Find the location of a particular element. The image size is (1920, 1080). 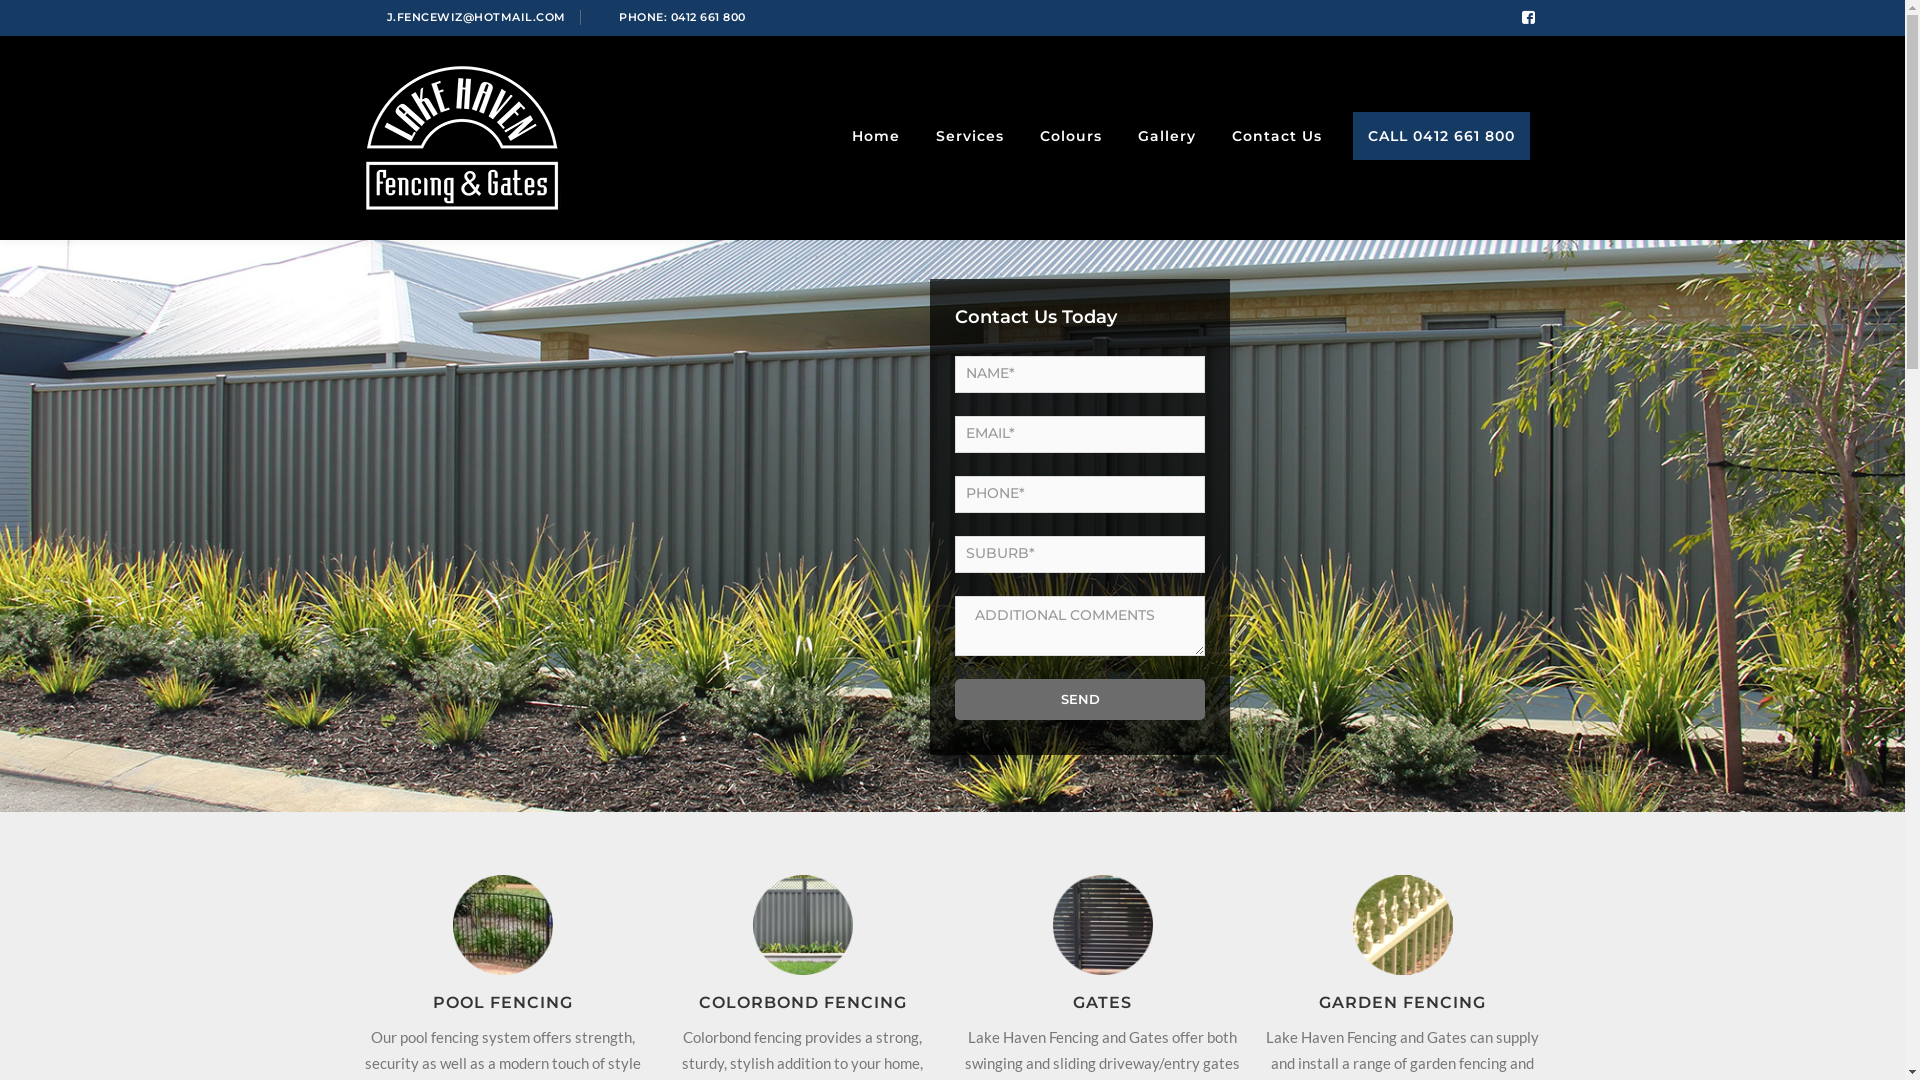

'Services' is located at coordinates (969, 135).